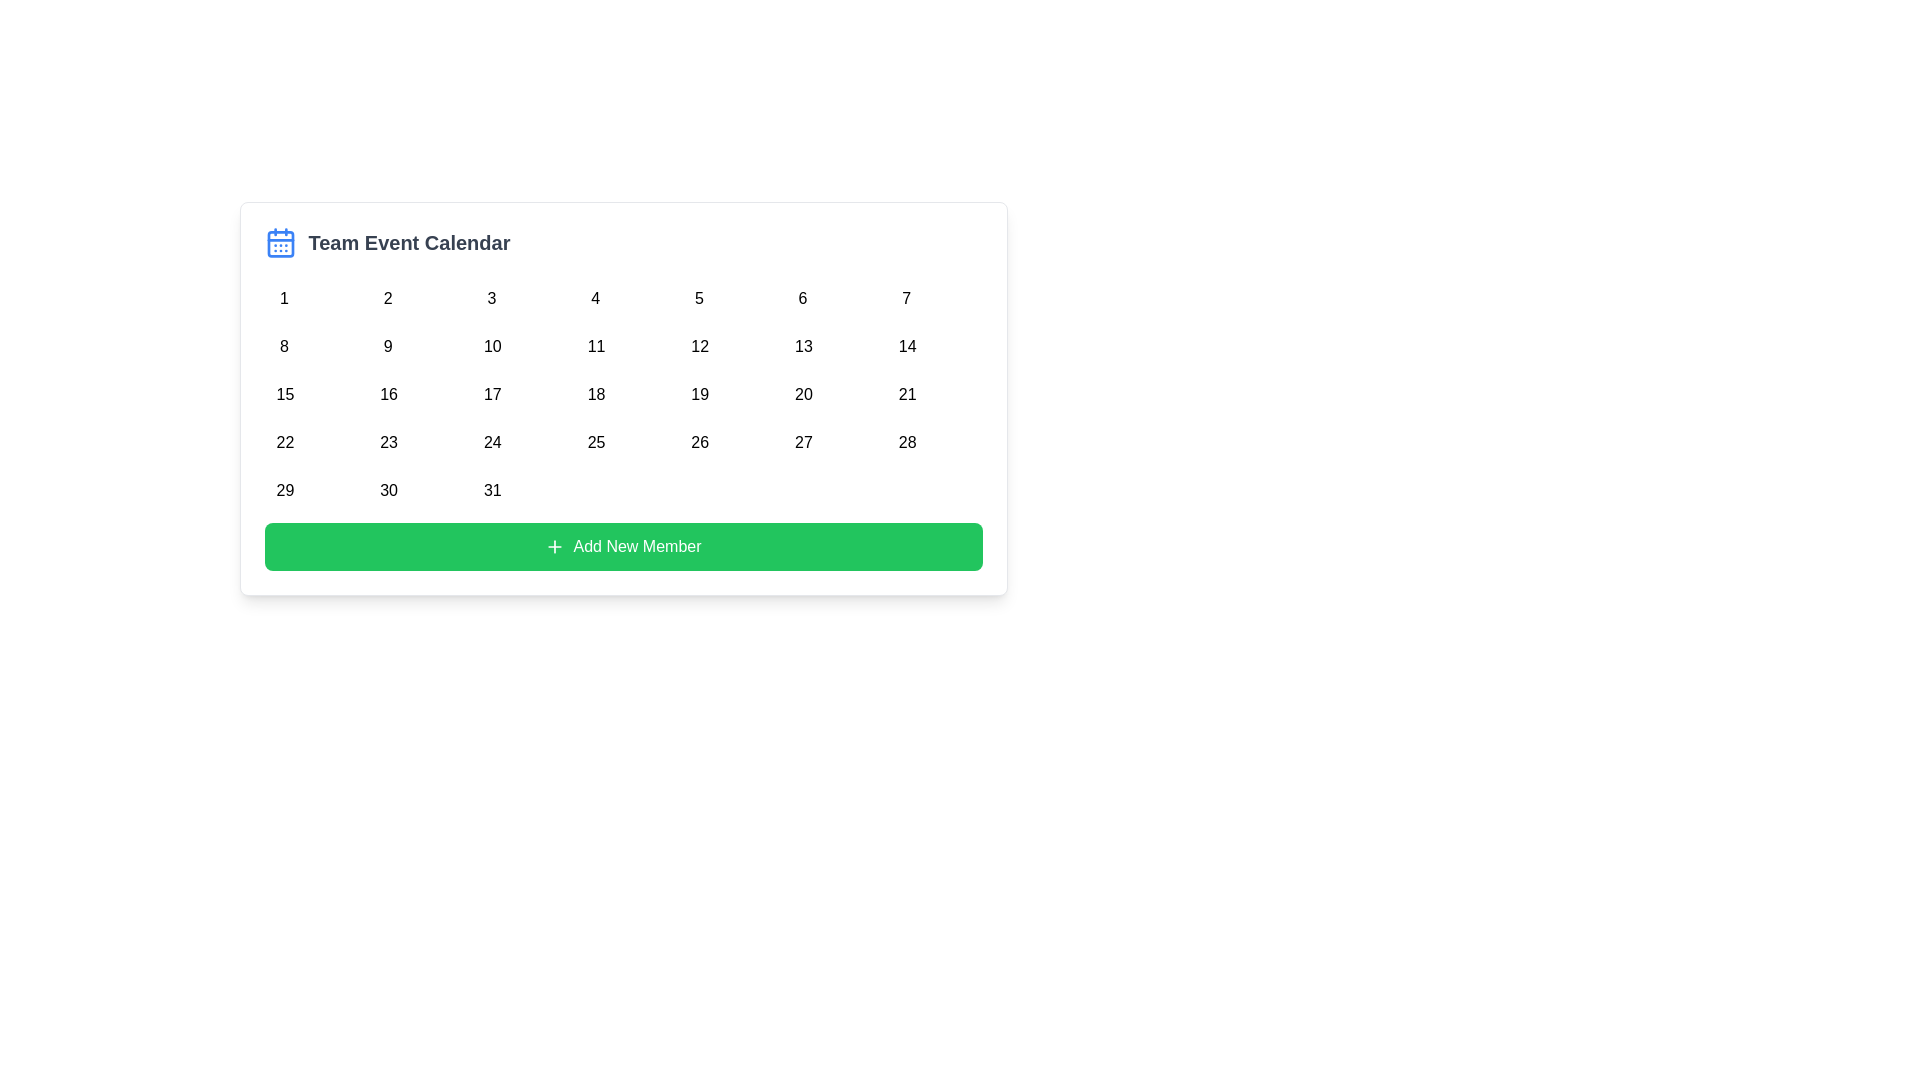 Image resolution: width=1920 pixels, height=1080 pixels. Describe the element at coordinates (283, 294) in the screenshot. I see `the top-left rounded rectangular button containing the number '1'` at that location.